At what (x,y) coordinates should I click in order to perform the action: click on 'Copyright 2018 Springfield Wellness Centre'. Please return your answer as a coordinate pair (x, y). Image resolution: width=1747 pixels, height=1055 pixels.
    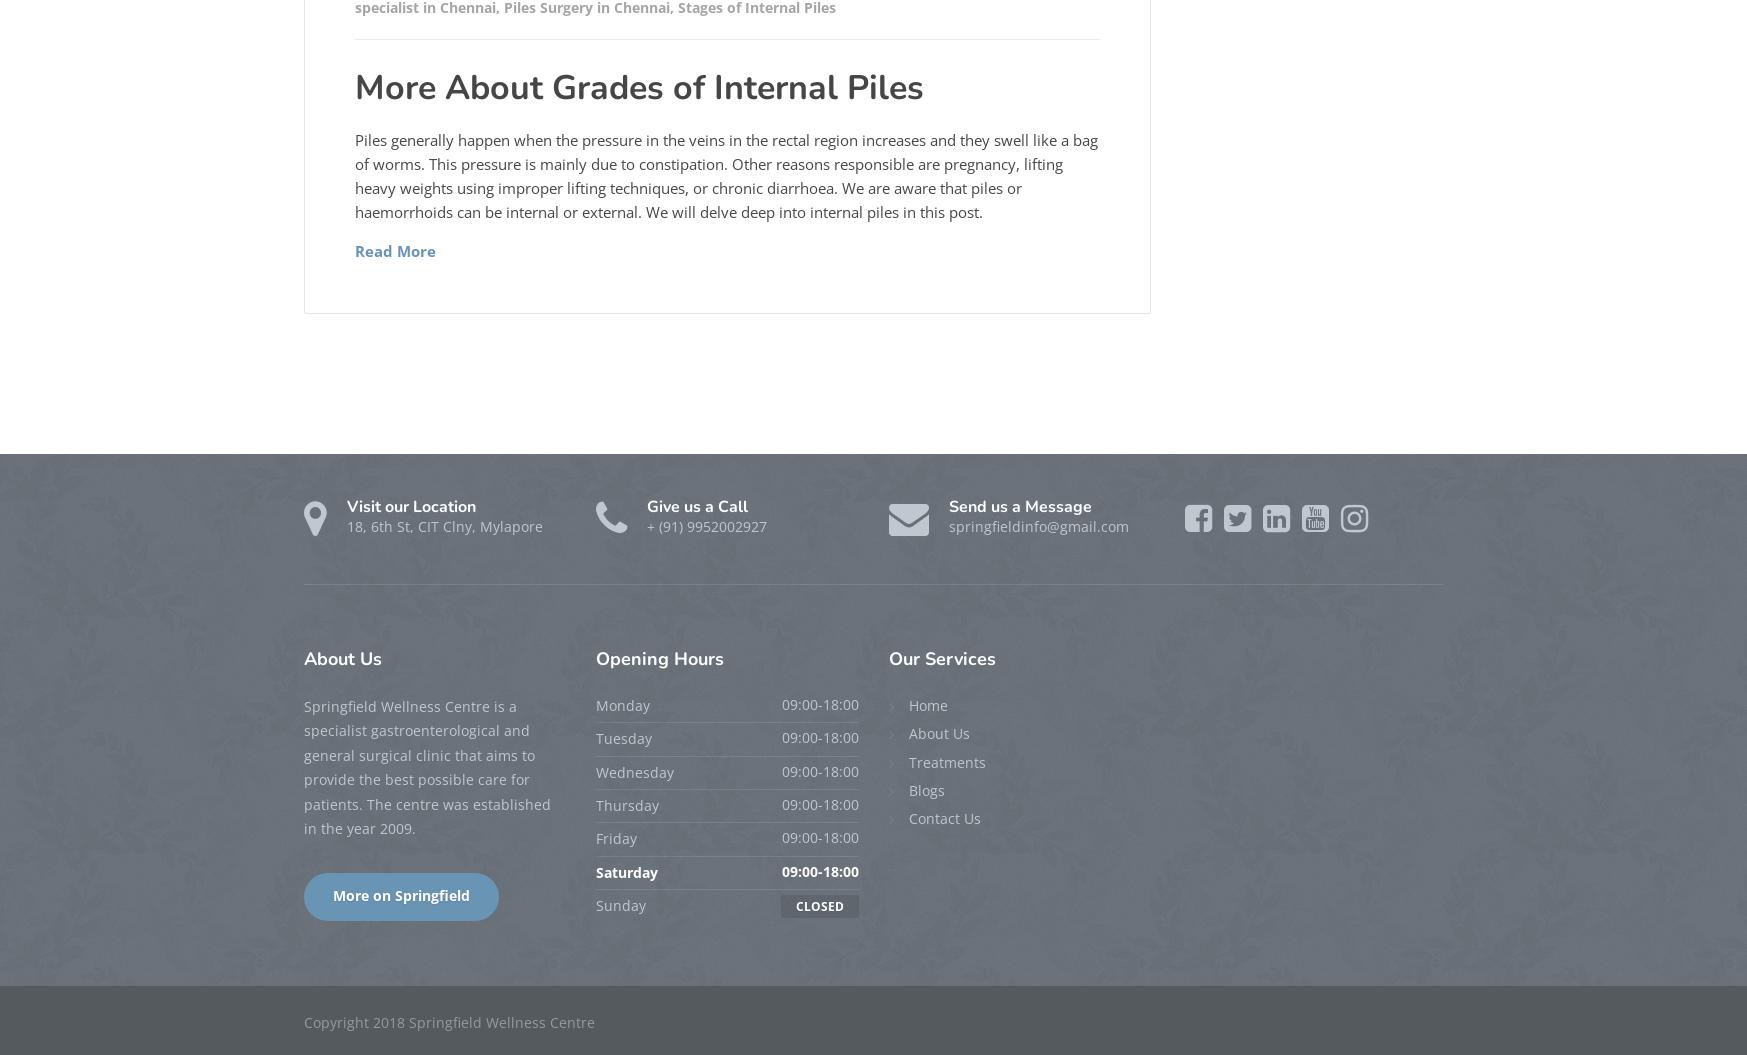
    Looking at the image, I should click on (302, 1021).